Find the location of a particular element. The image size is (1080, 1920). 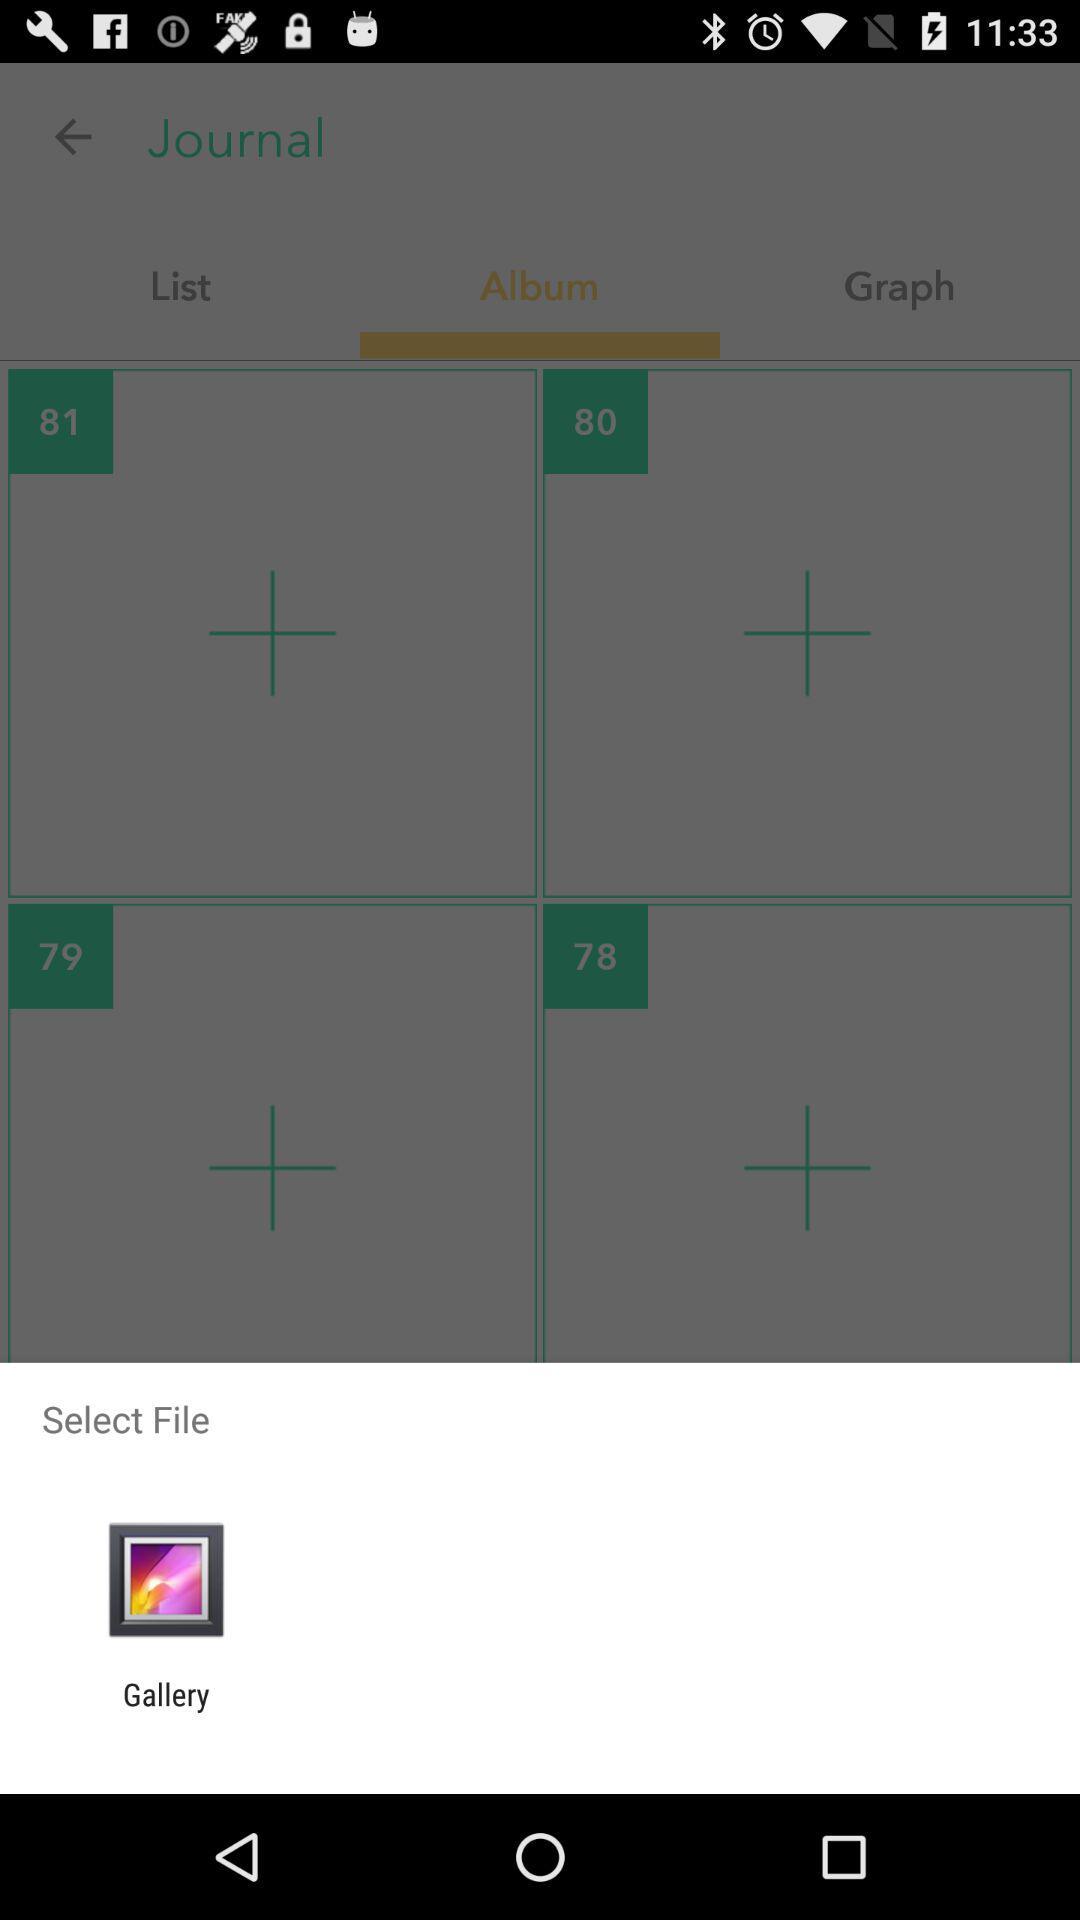

gallery is located at coordinates (165, 1711).